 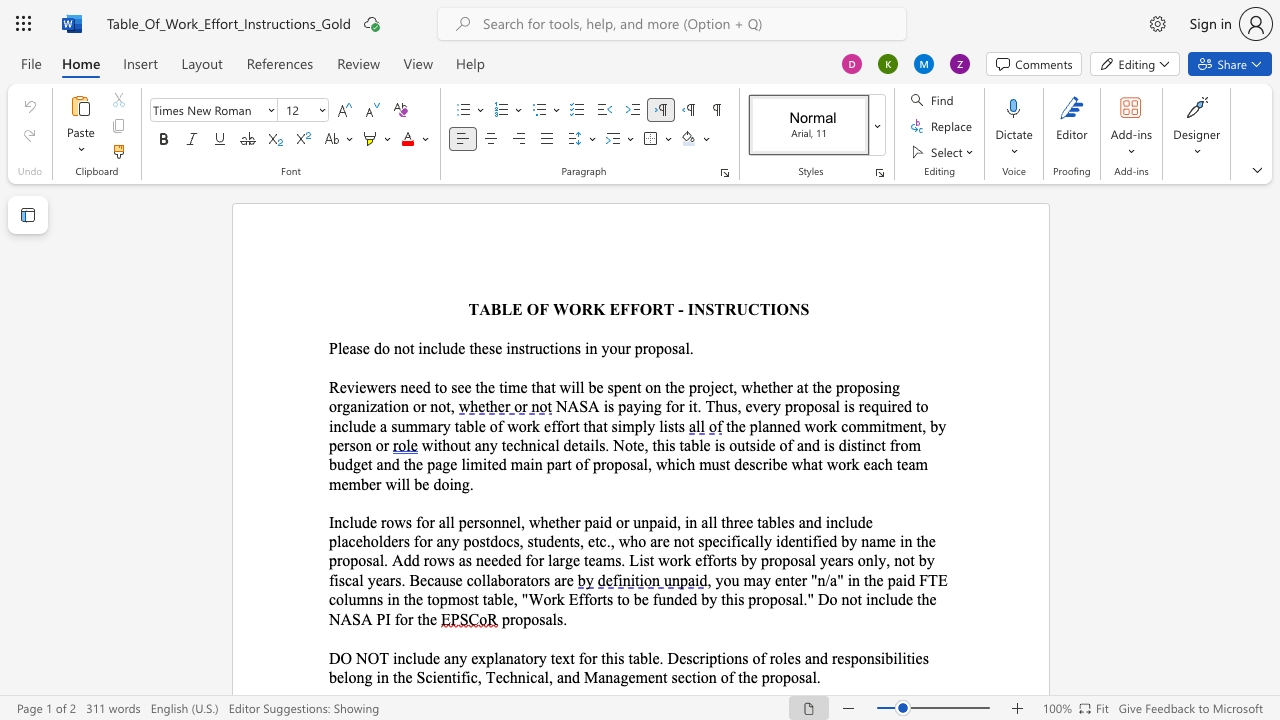 What do you see at coordinates (342, 541) in the screenshot?
I see `the space between the continuous character "l" and "a" in the text` at bounding box center [342, 541].